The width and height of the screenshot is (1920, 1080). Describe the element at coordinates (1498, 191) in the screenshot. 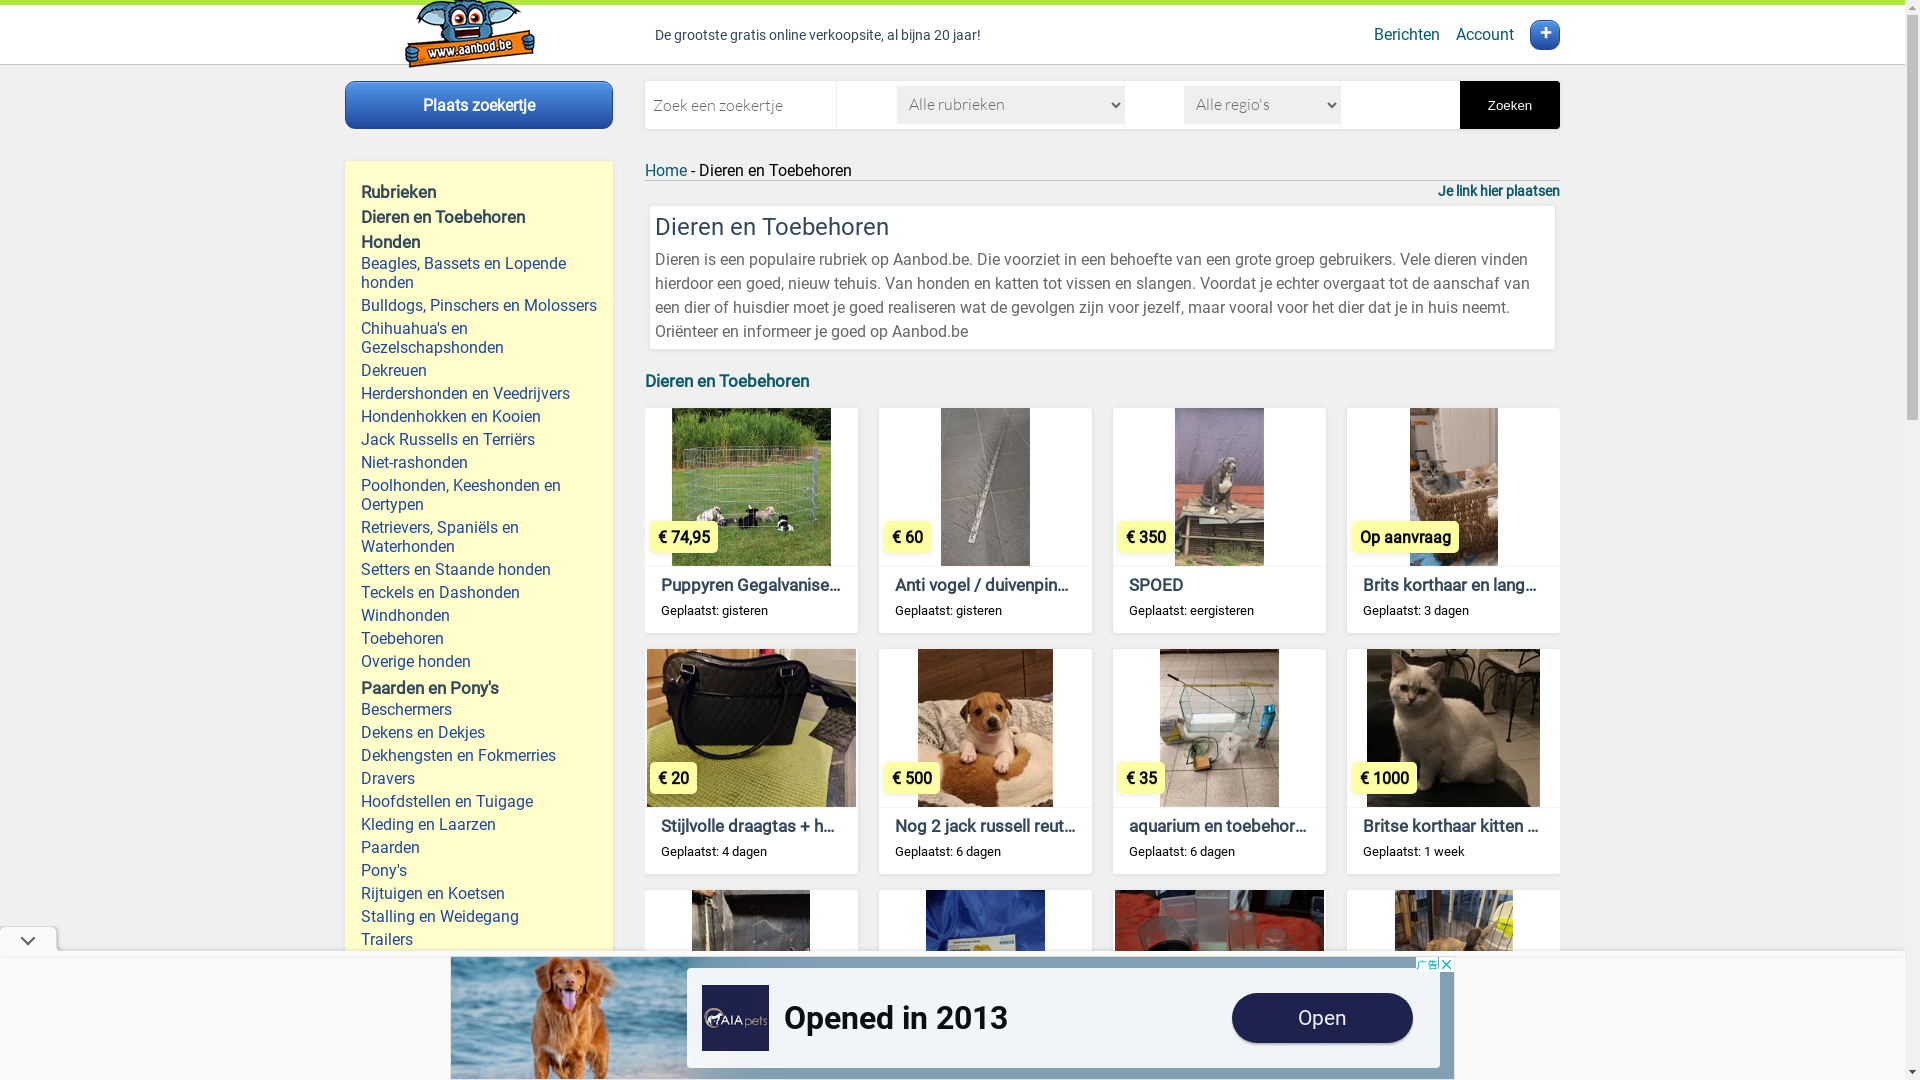

I see `'Je link hier plaatsen'` at that location.